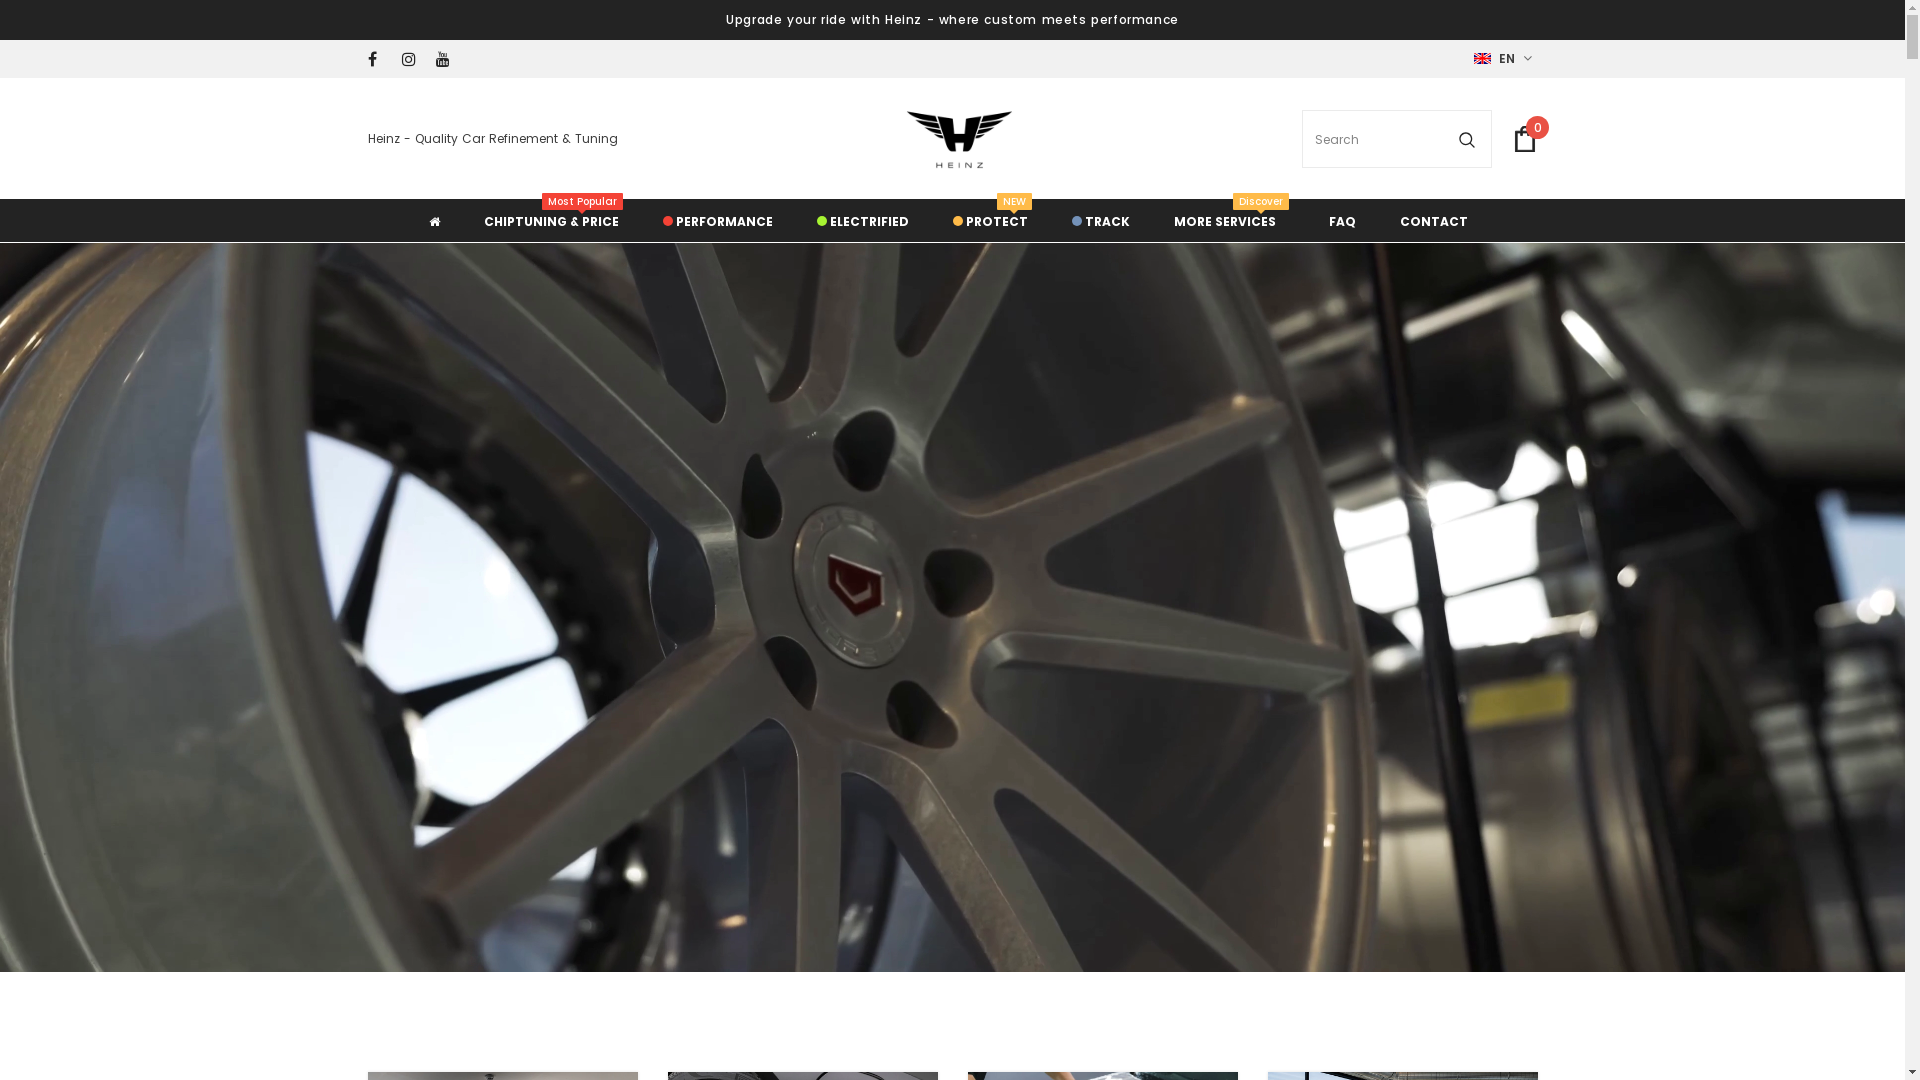  What do you see at coordinates (1341, 219) in the screenshot?
I see `'FAQ'` at bounding box center [1341, 219].